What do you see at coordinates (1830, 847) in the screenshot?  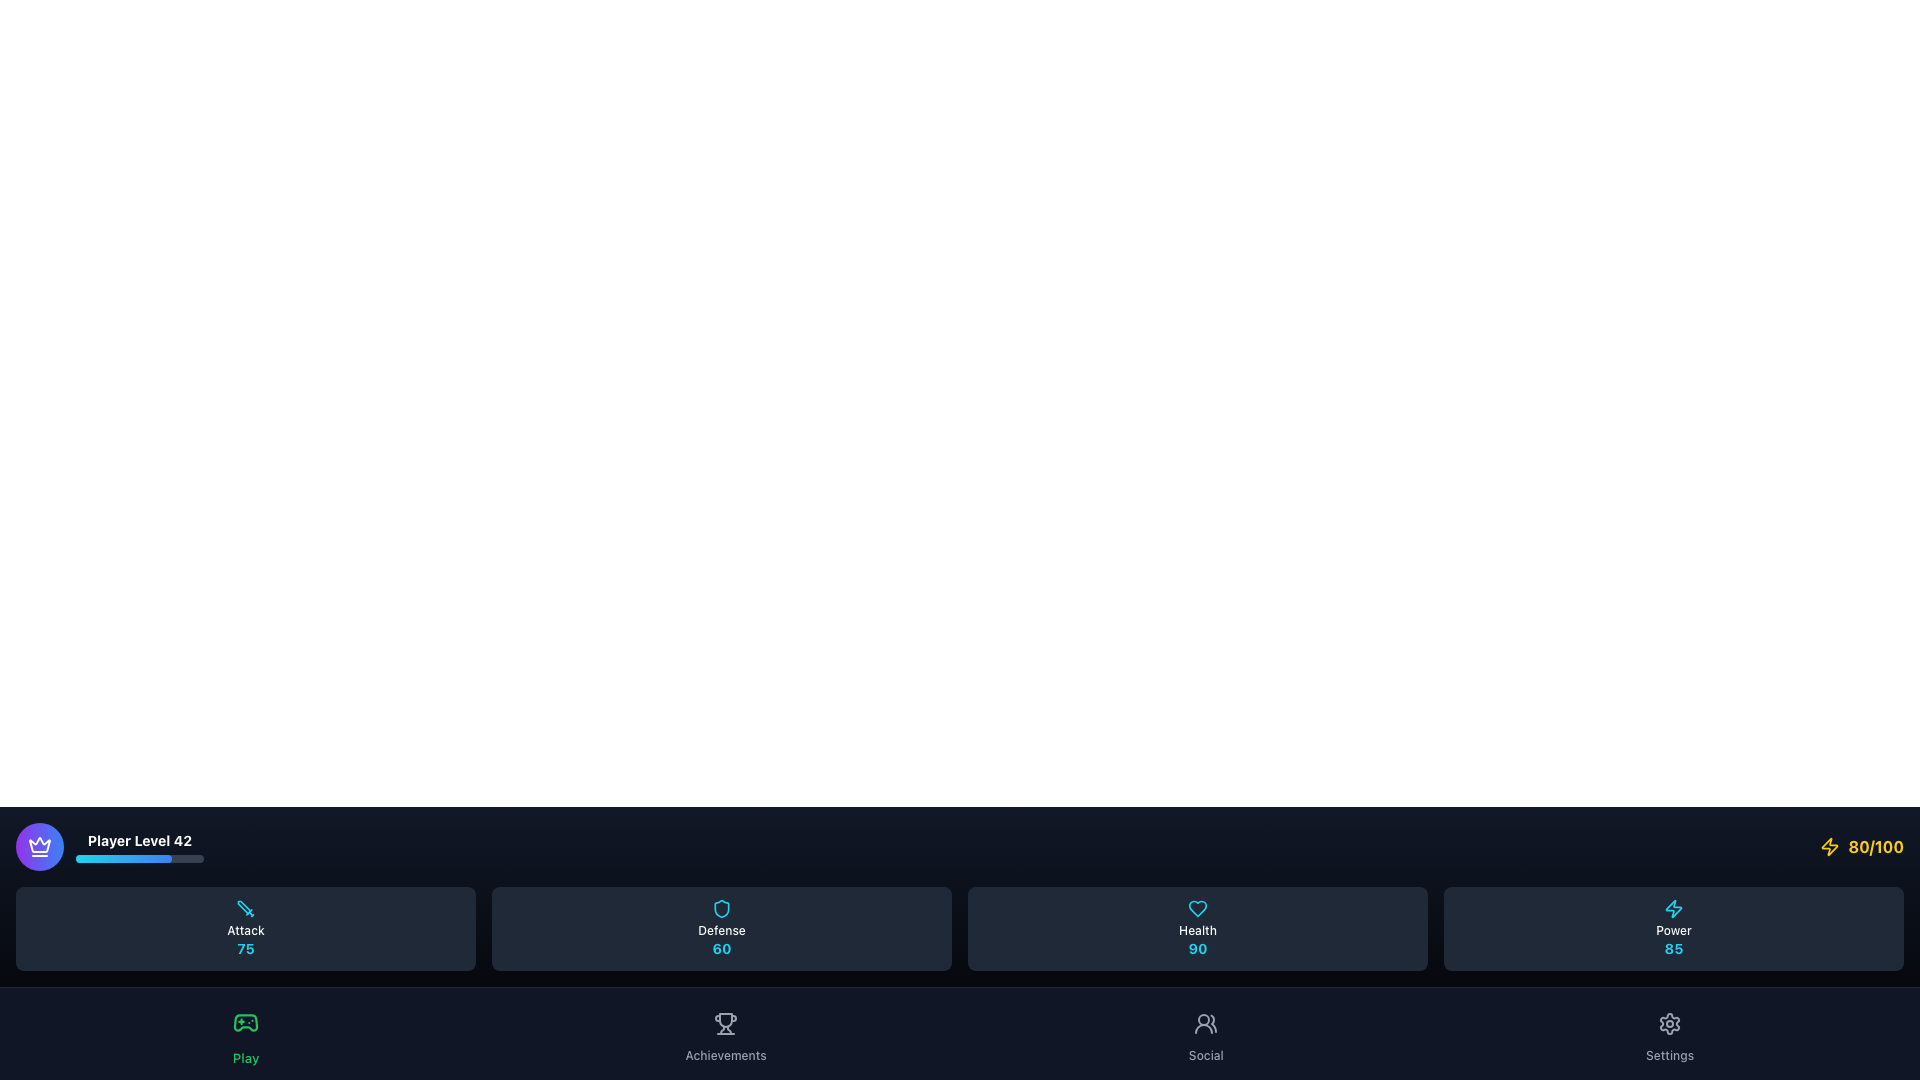 I see `the small yellow lightning bolt icon, which is located in the top-right corner of the lower section of the interface, preceding the textual score '80/100'` at bounding box center [1830, 847].